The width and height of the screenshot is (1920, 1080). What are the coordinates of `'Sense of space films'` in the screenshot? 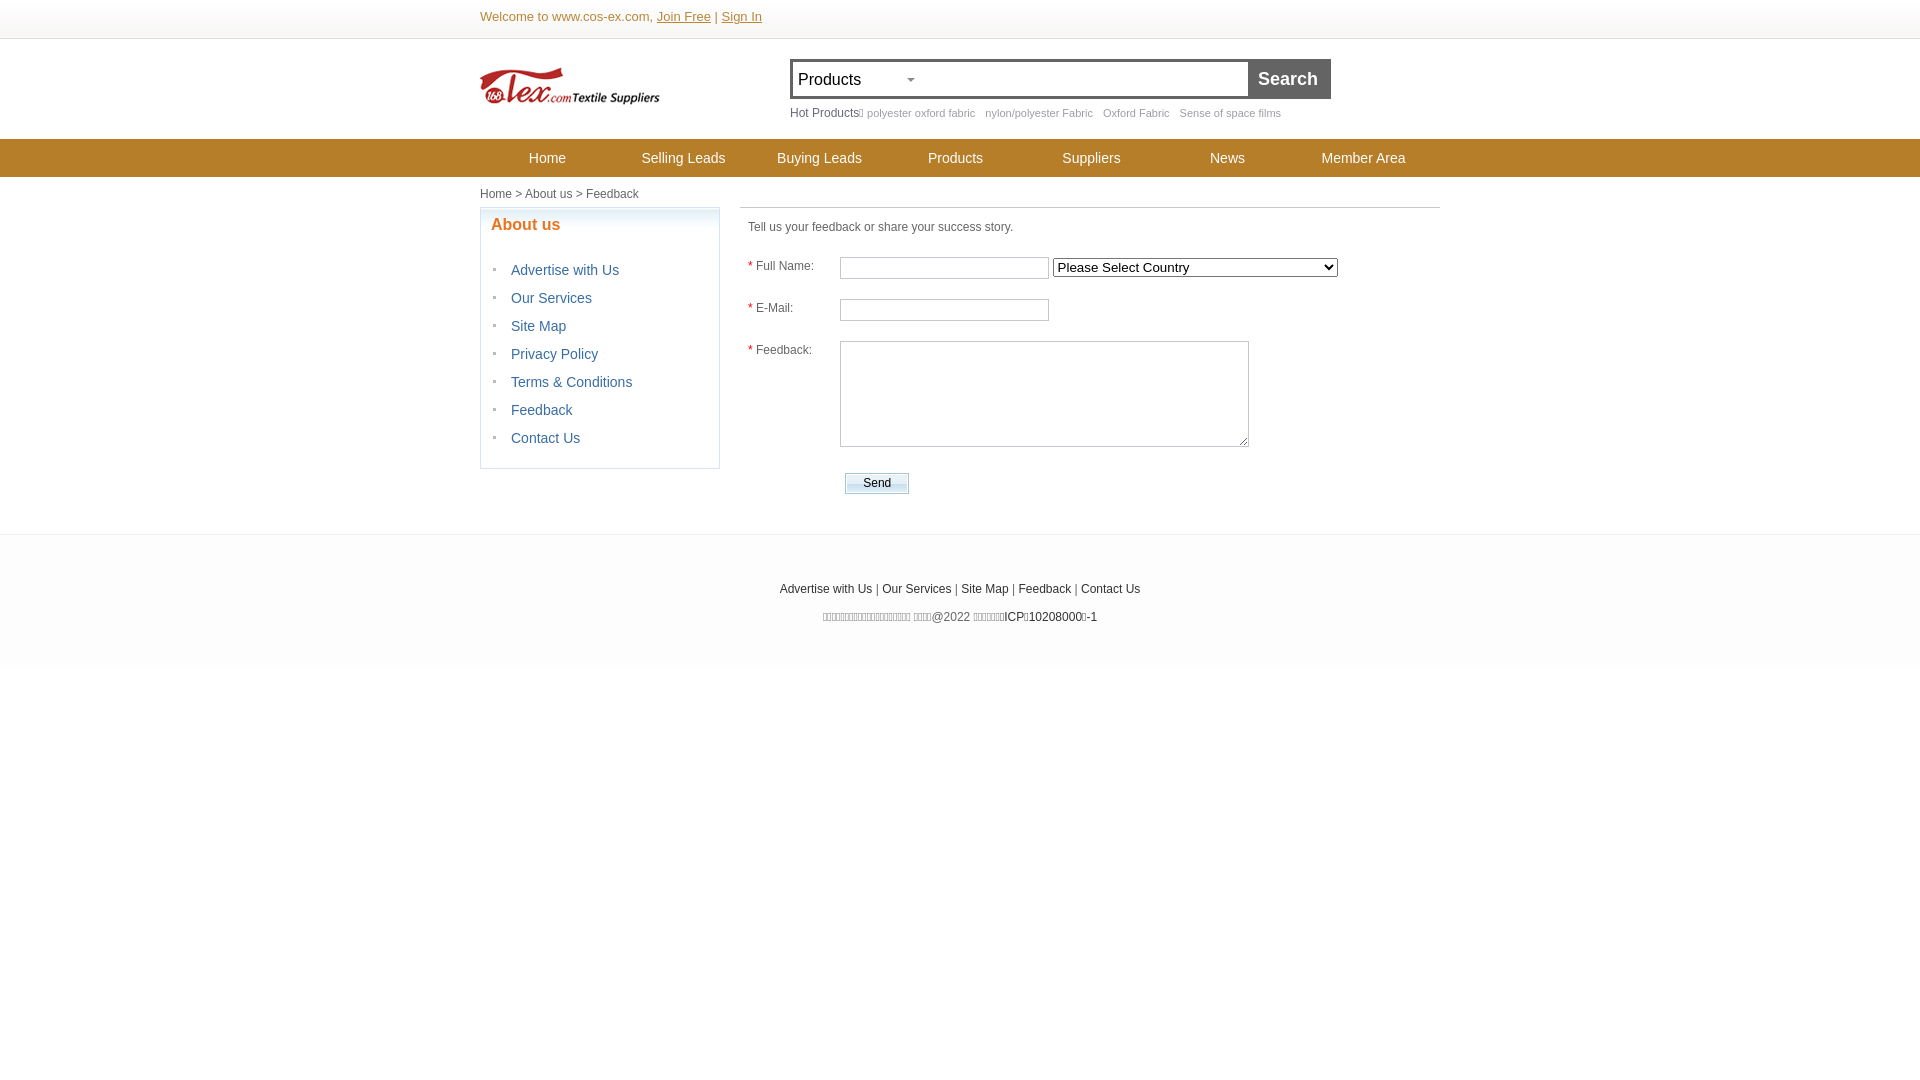 It's located at (1229, 112).